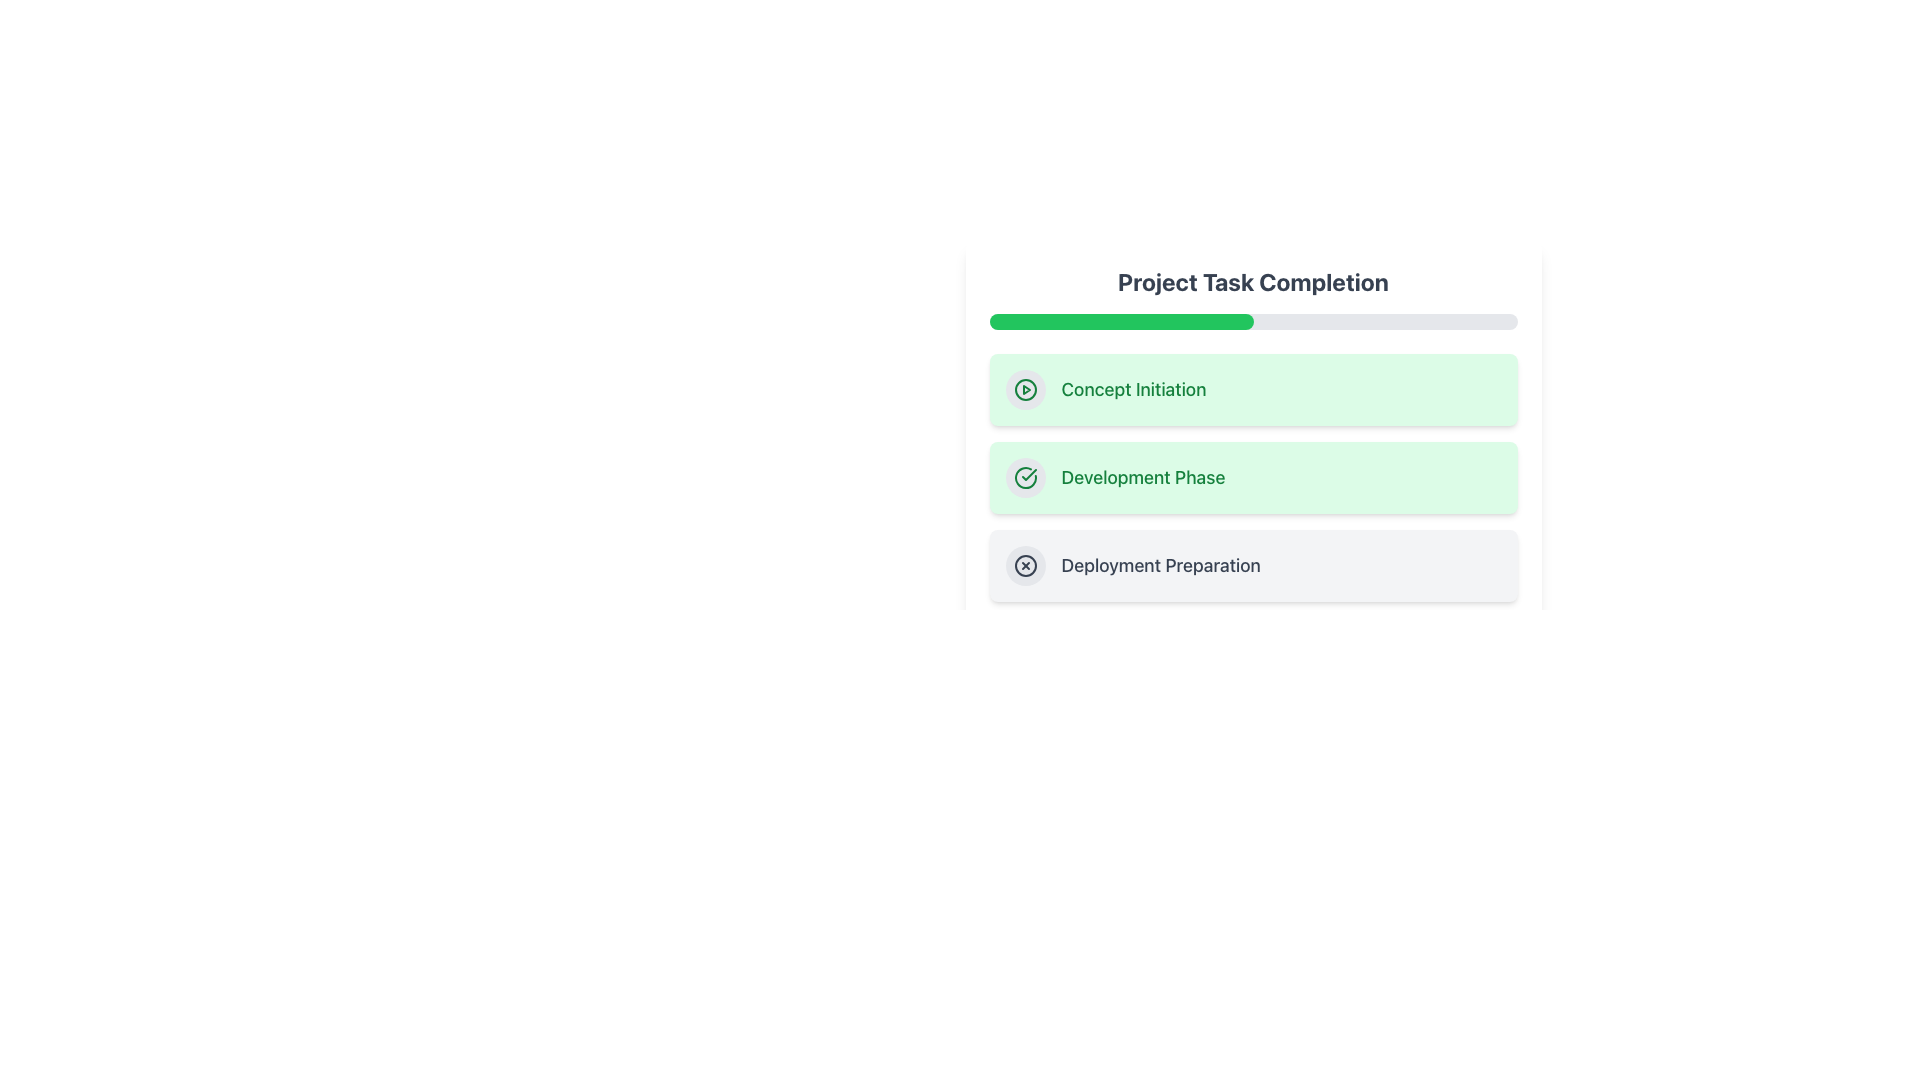 The image size is (1920, 1080). I want to click on the text label displaying 'Project Task Completion', which is a prominent title in bold, large, dark gray font positioned at the top of the card-like interface box, so click(1252, 281).